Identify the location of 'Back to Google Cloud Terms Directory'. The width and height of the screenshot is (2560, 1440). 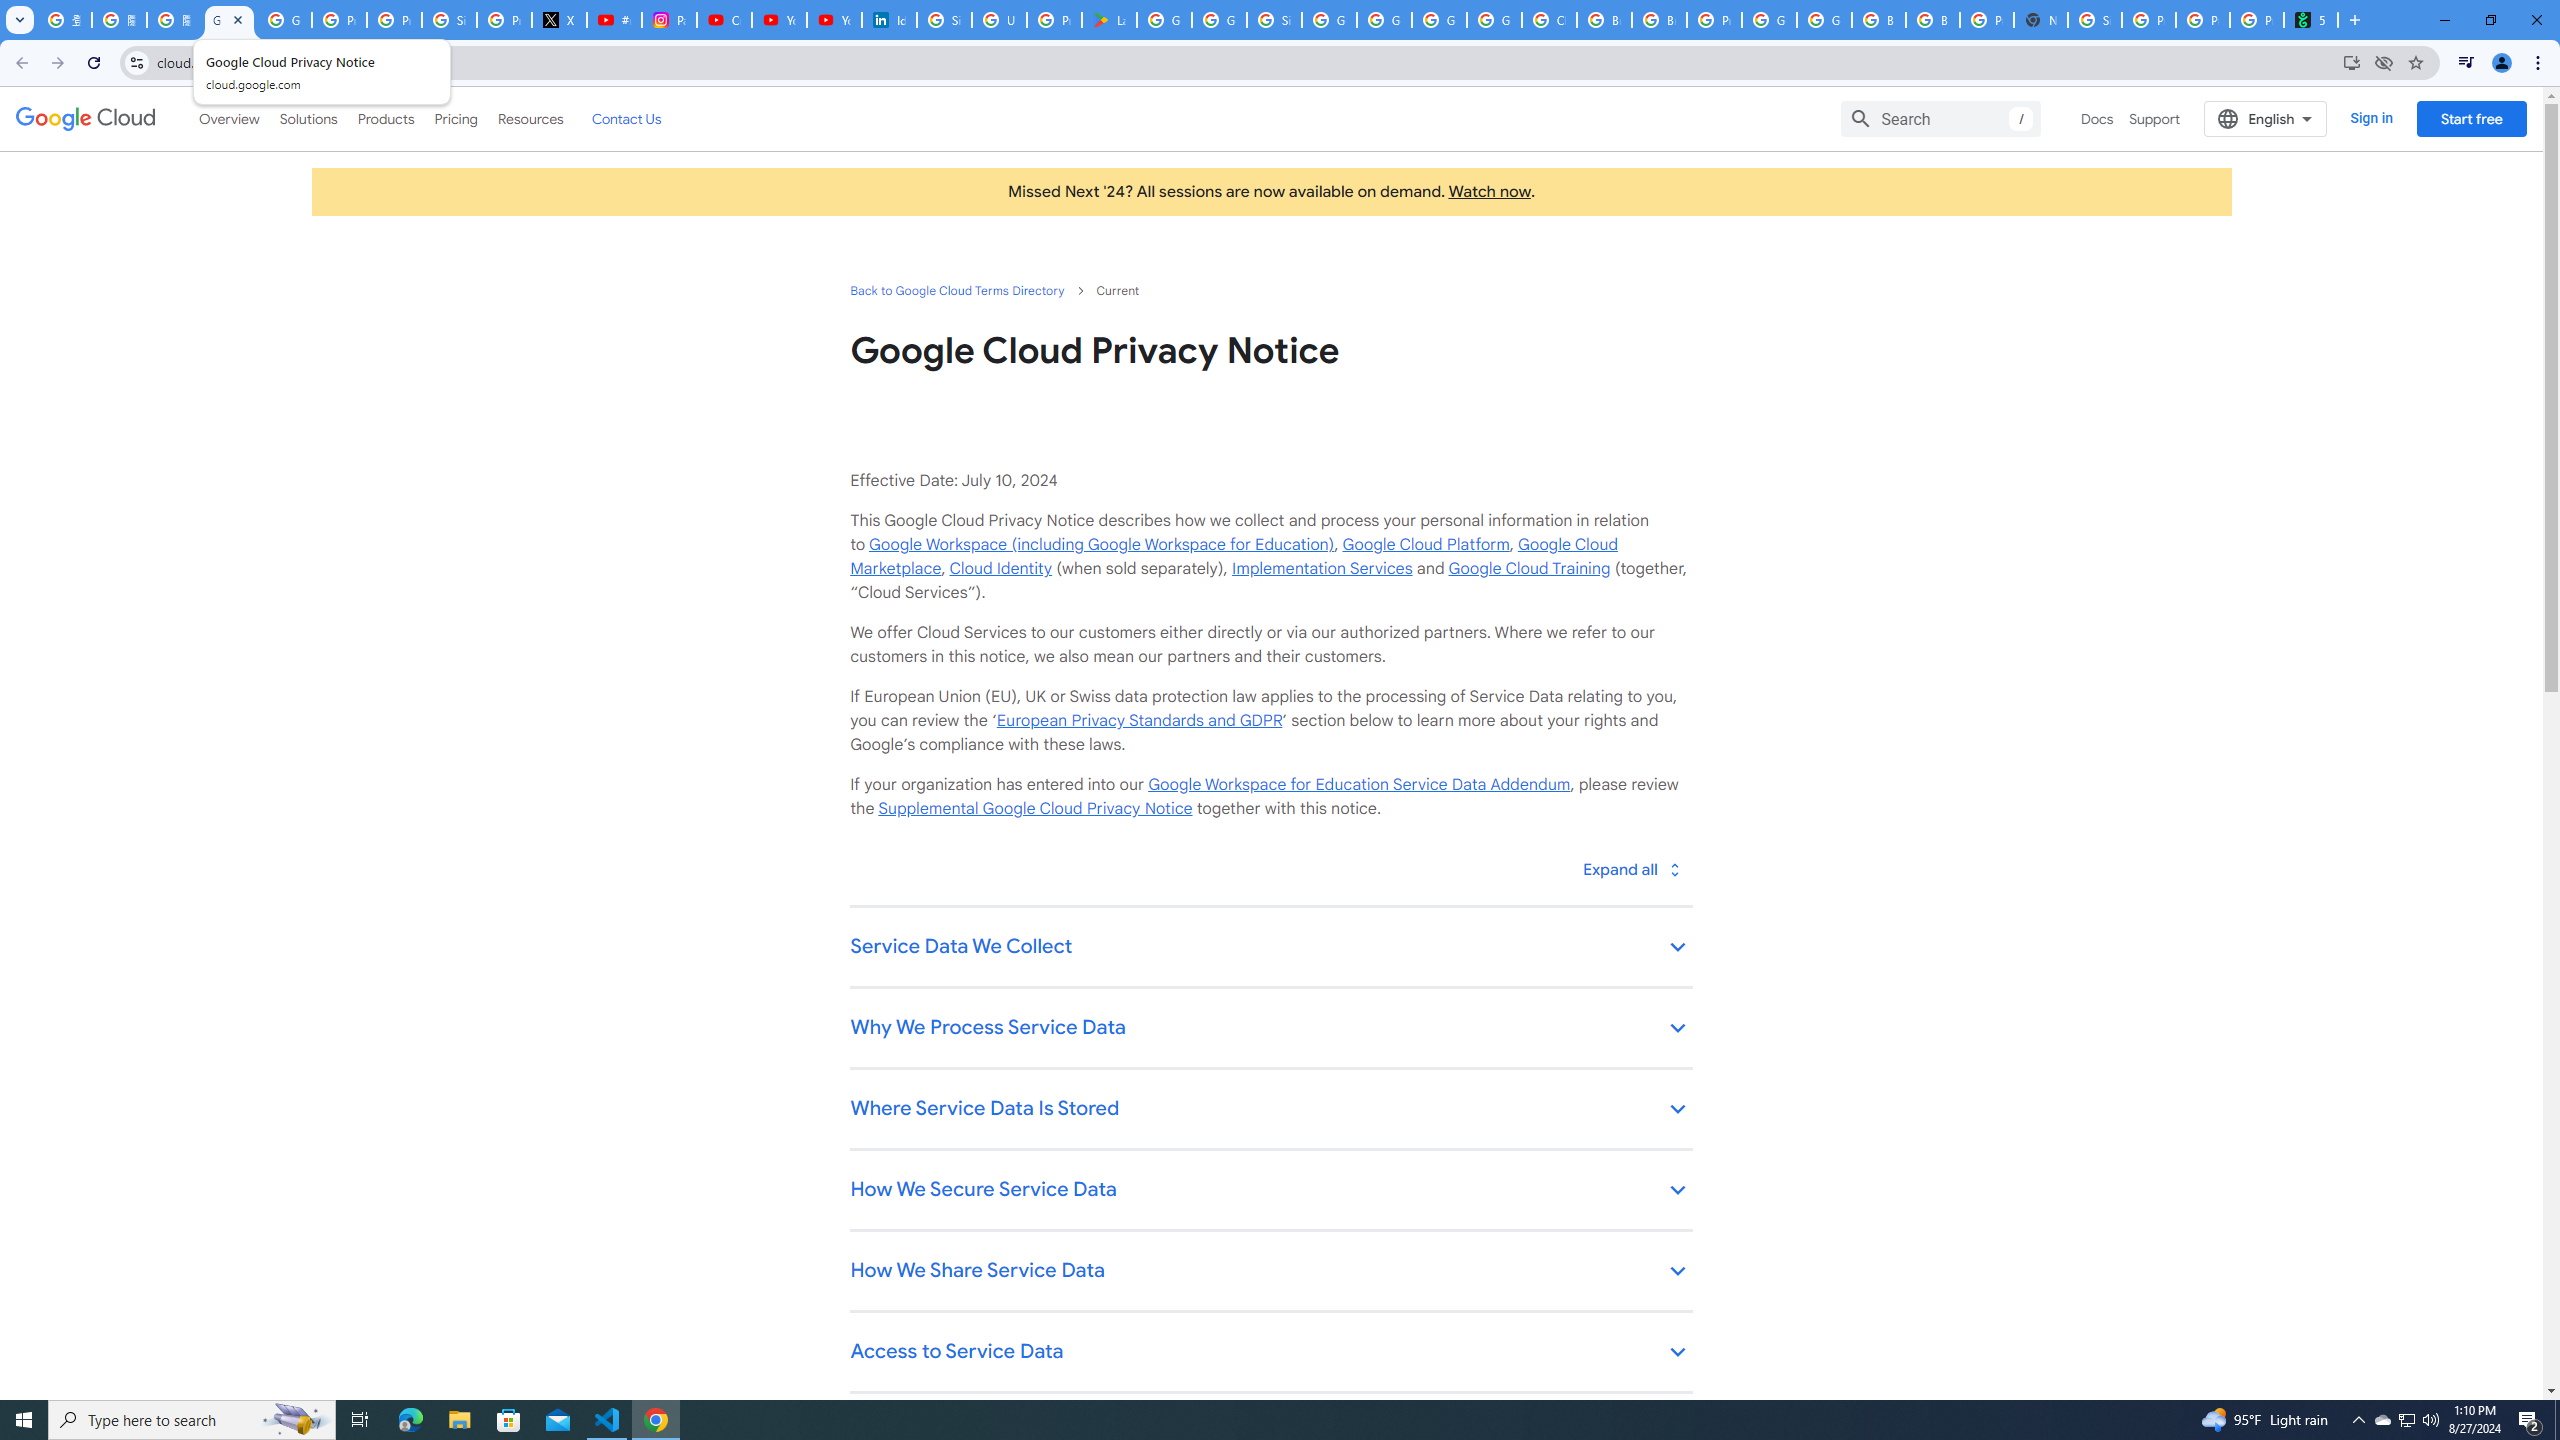
(957, 290).